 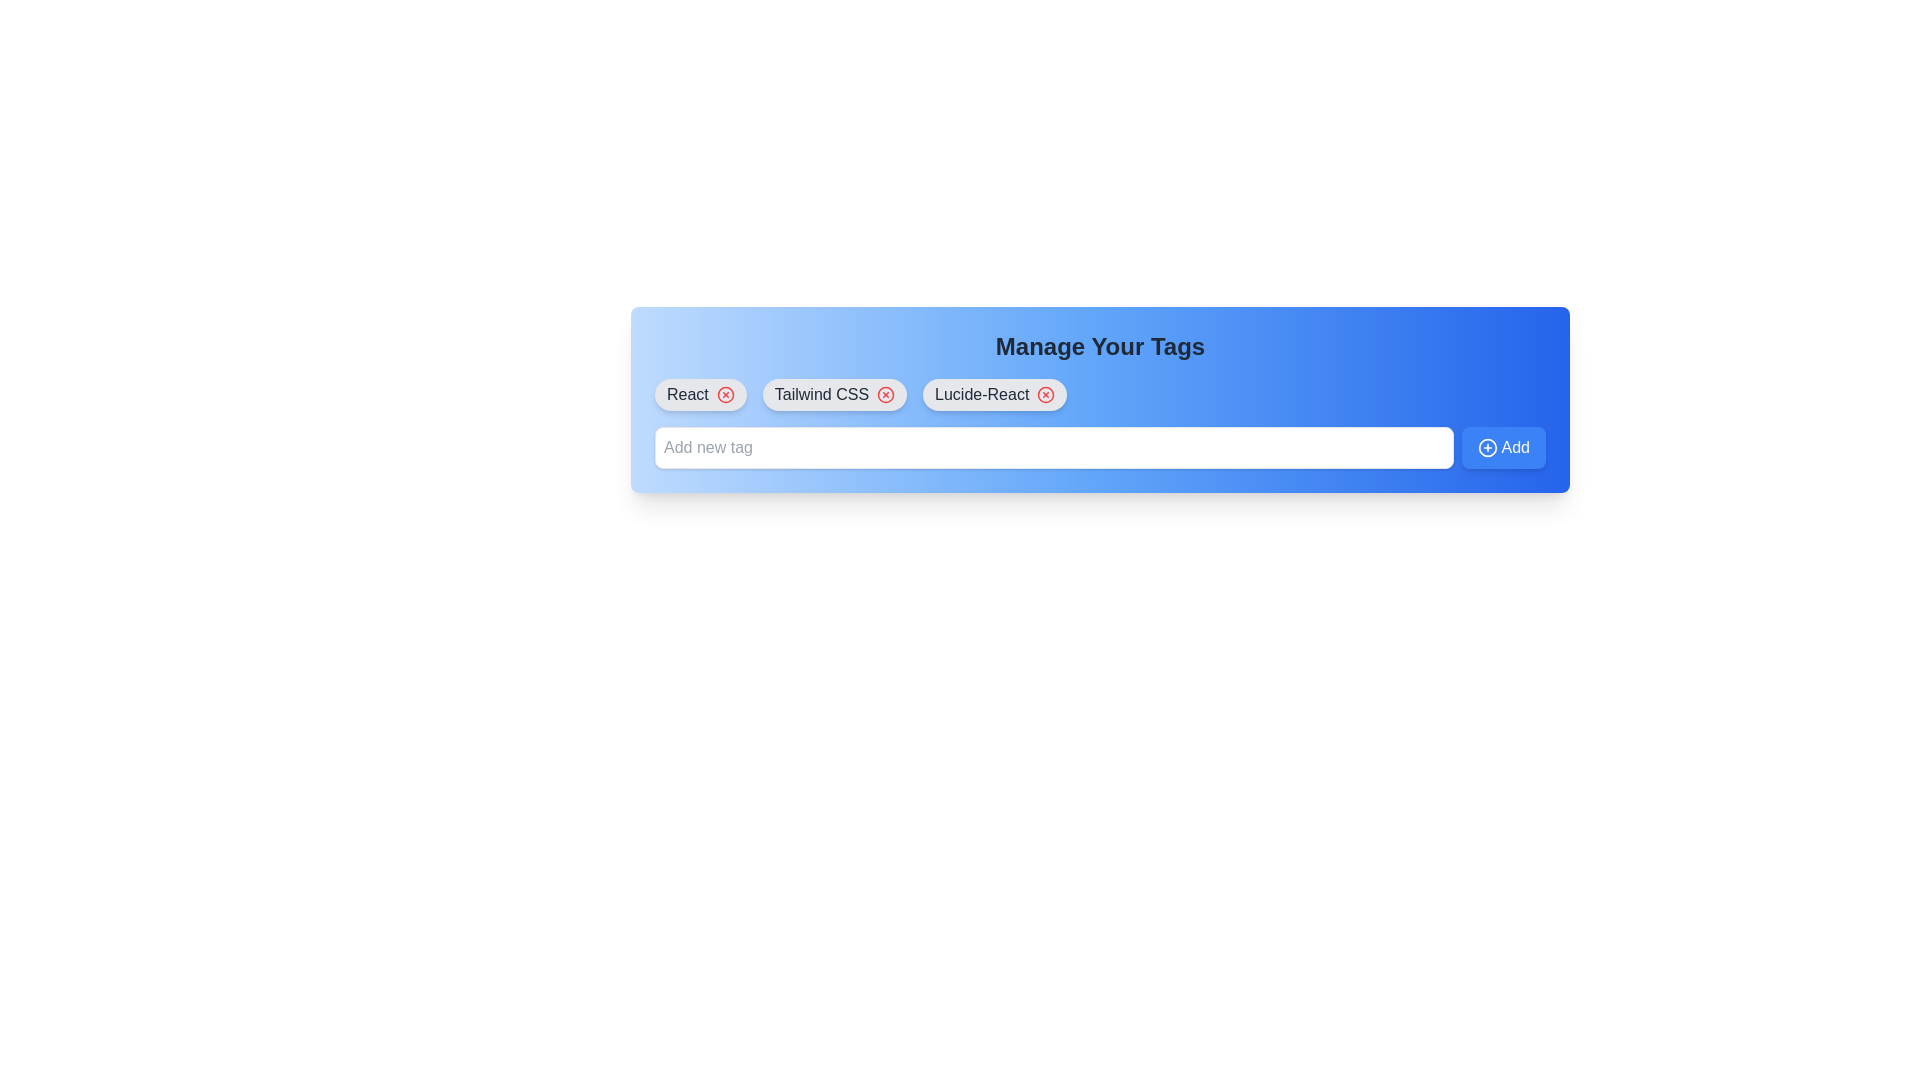 What do you see at coordinates (1099, 346) in the screenshot?
I see `the prominently displayed text label 'Manage Your Tags', which is styled with bold and large text and is centered within a gradient background transitioning from light blue to darker blue` at bounding box center [1099, 346].